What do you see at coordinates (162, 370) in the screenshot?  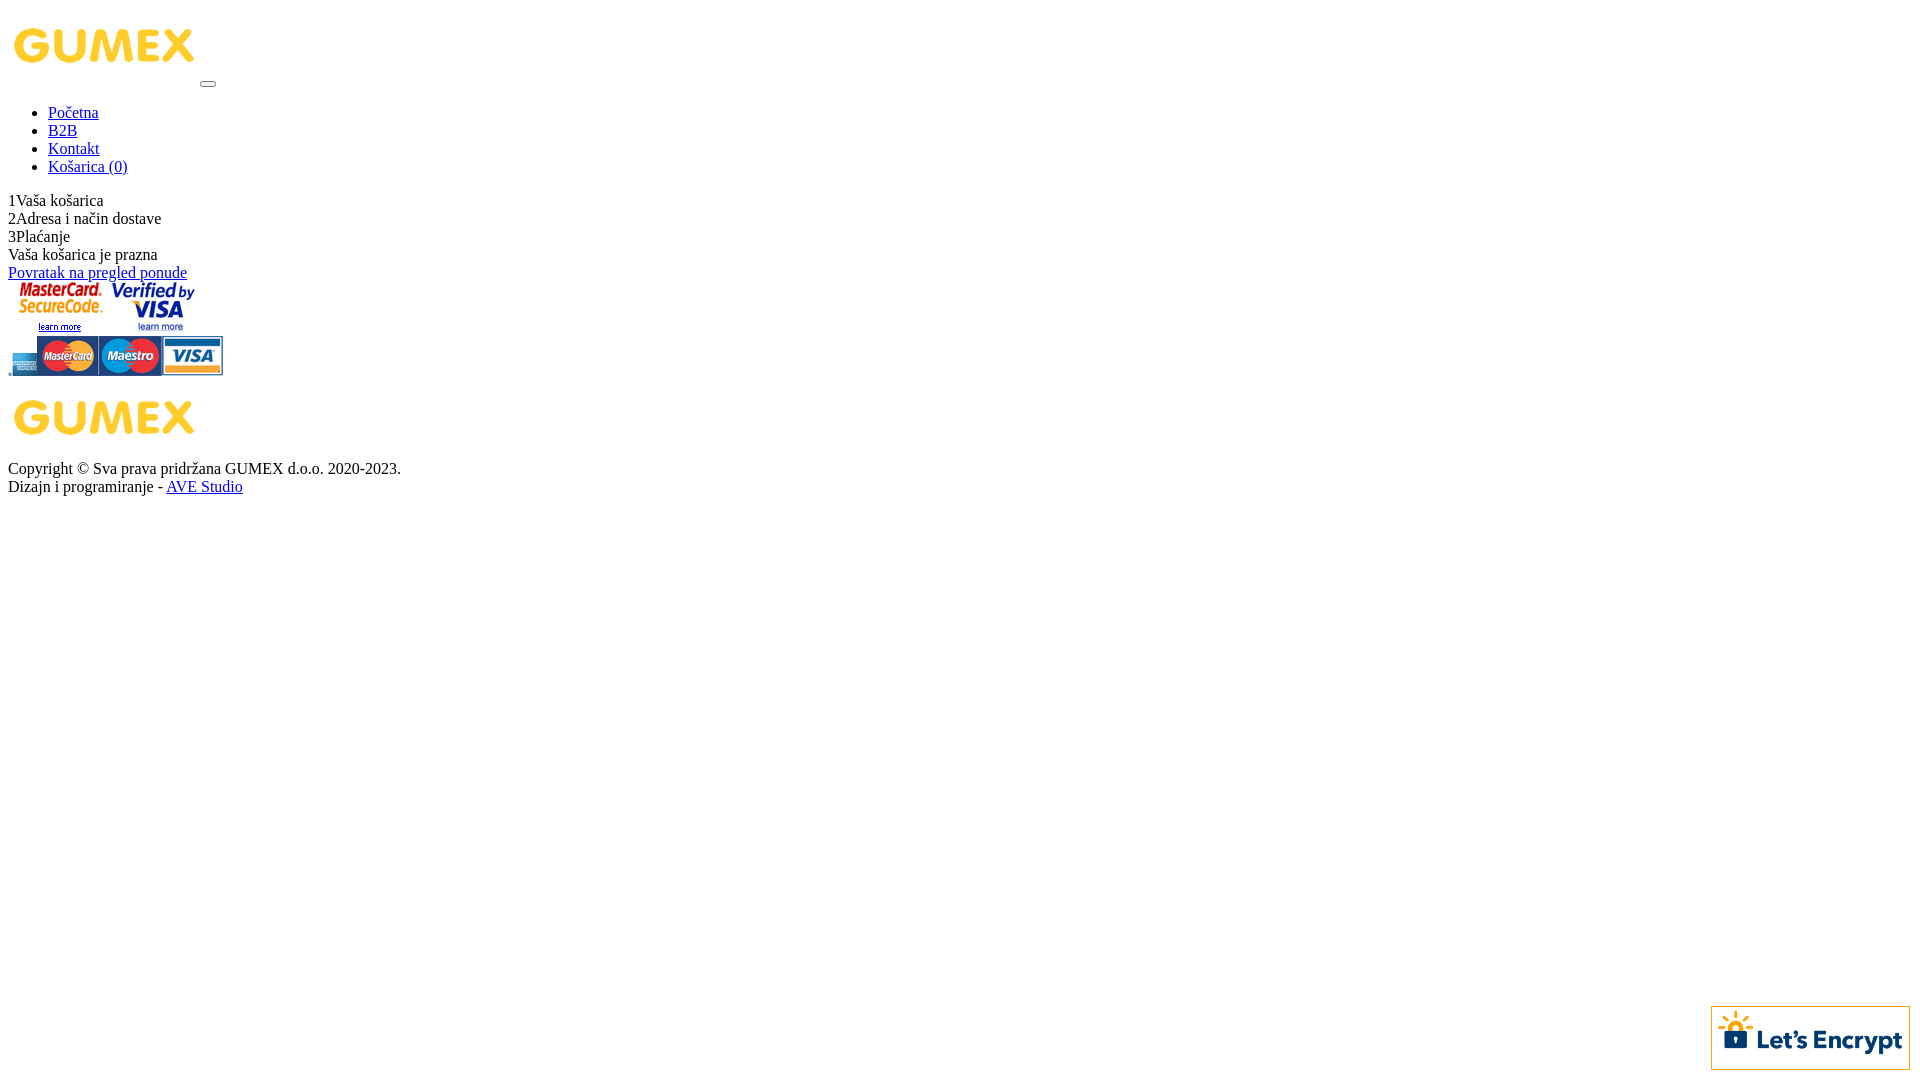 I see `'Visa'` at bounding box center [162, 370].